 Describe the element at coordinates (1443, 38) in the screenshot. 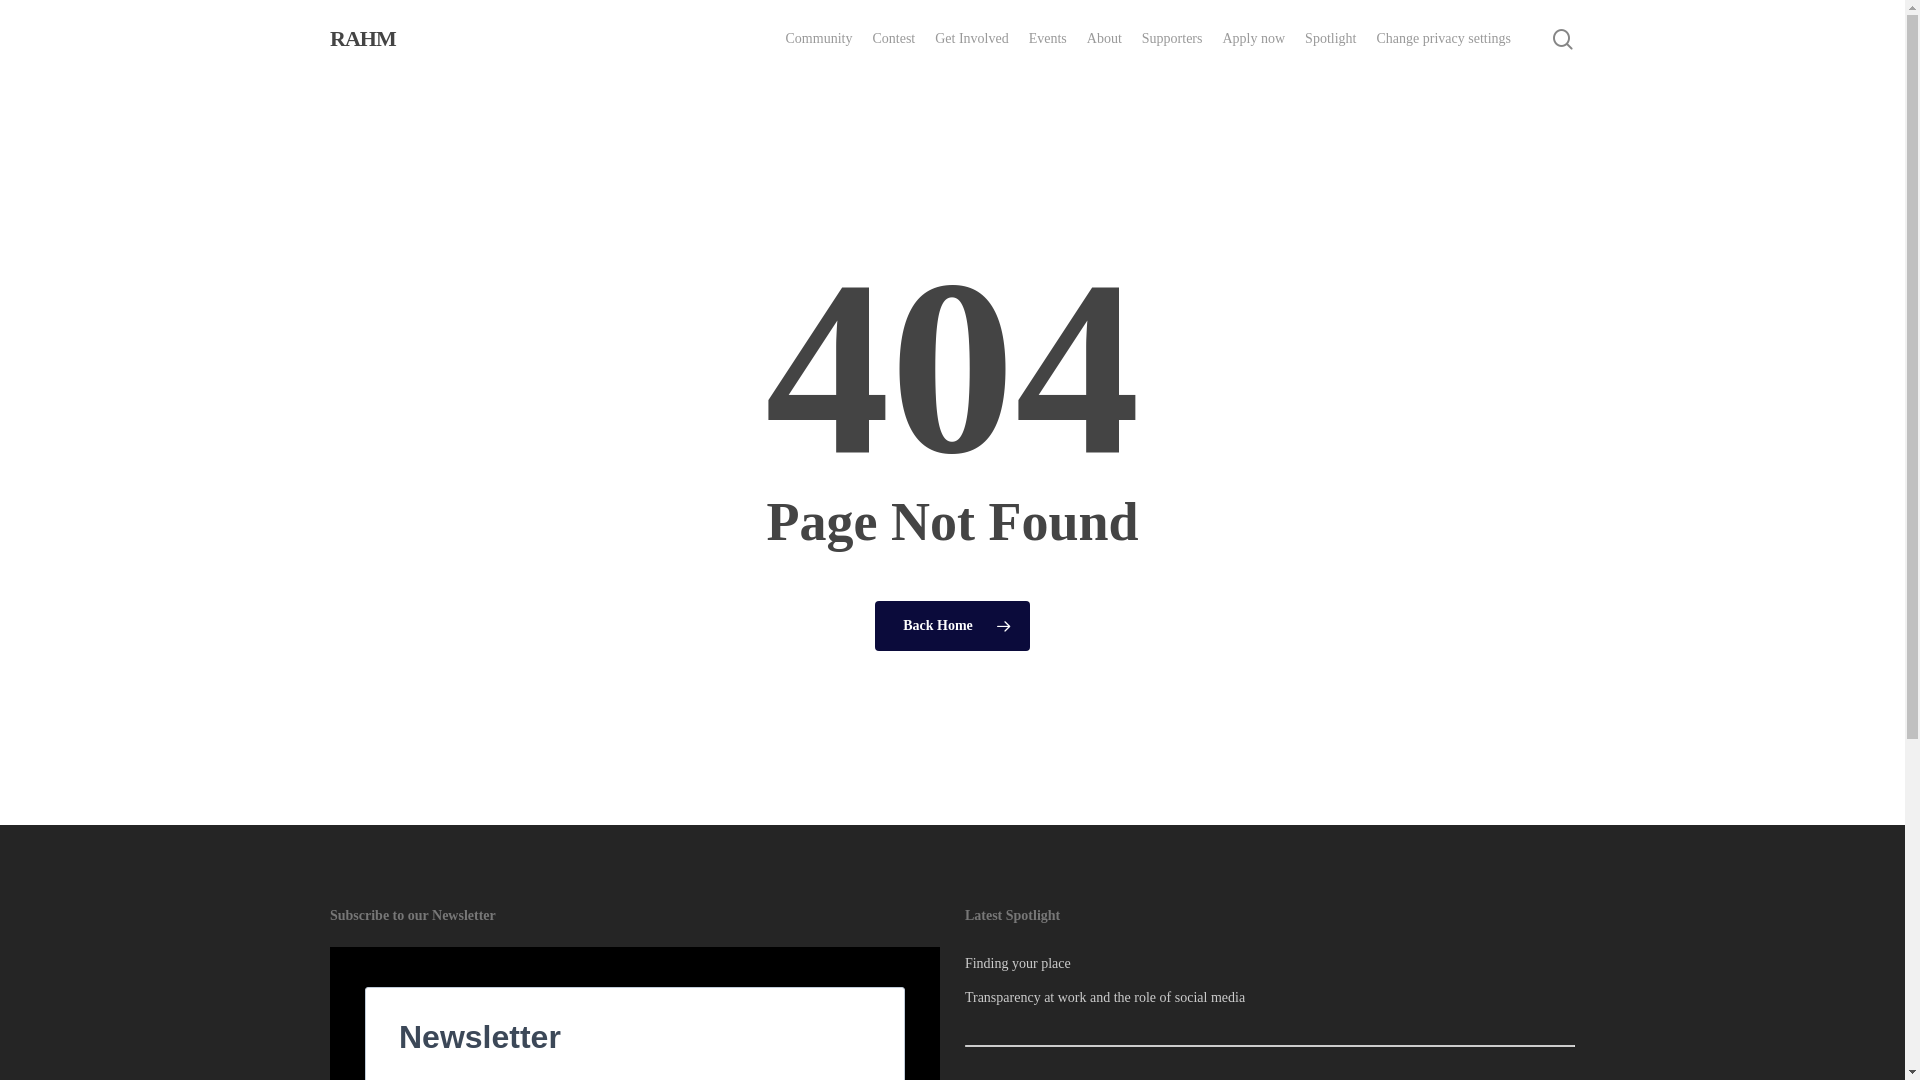

I see `'Change privacy settings'` at that location.